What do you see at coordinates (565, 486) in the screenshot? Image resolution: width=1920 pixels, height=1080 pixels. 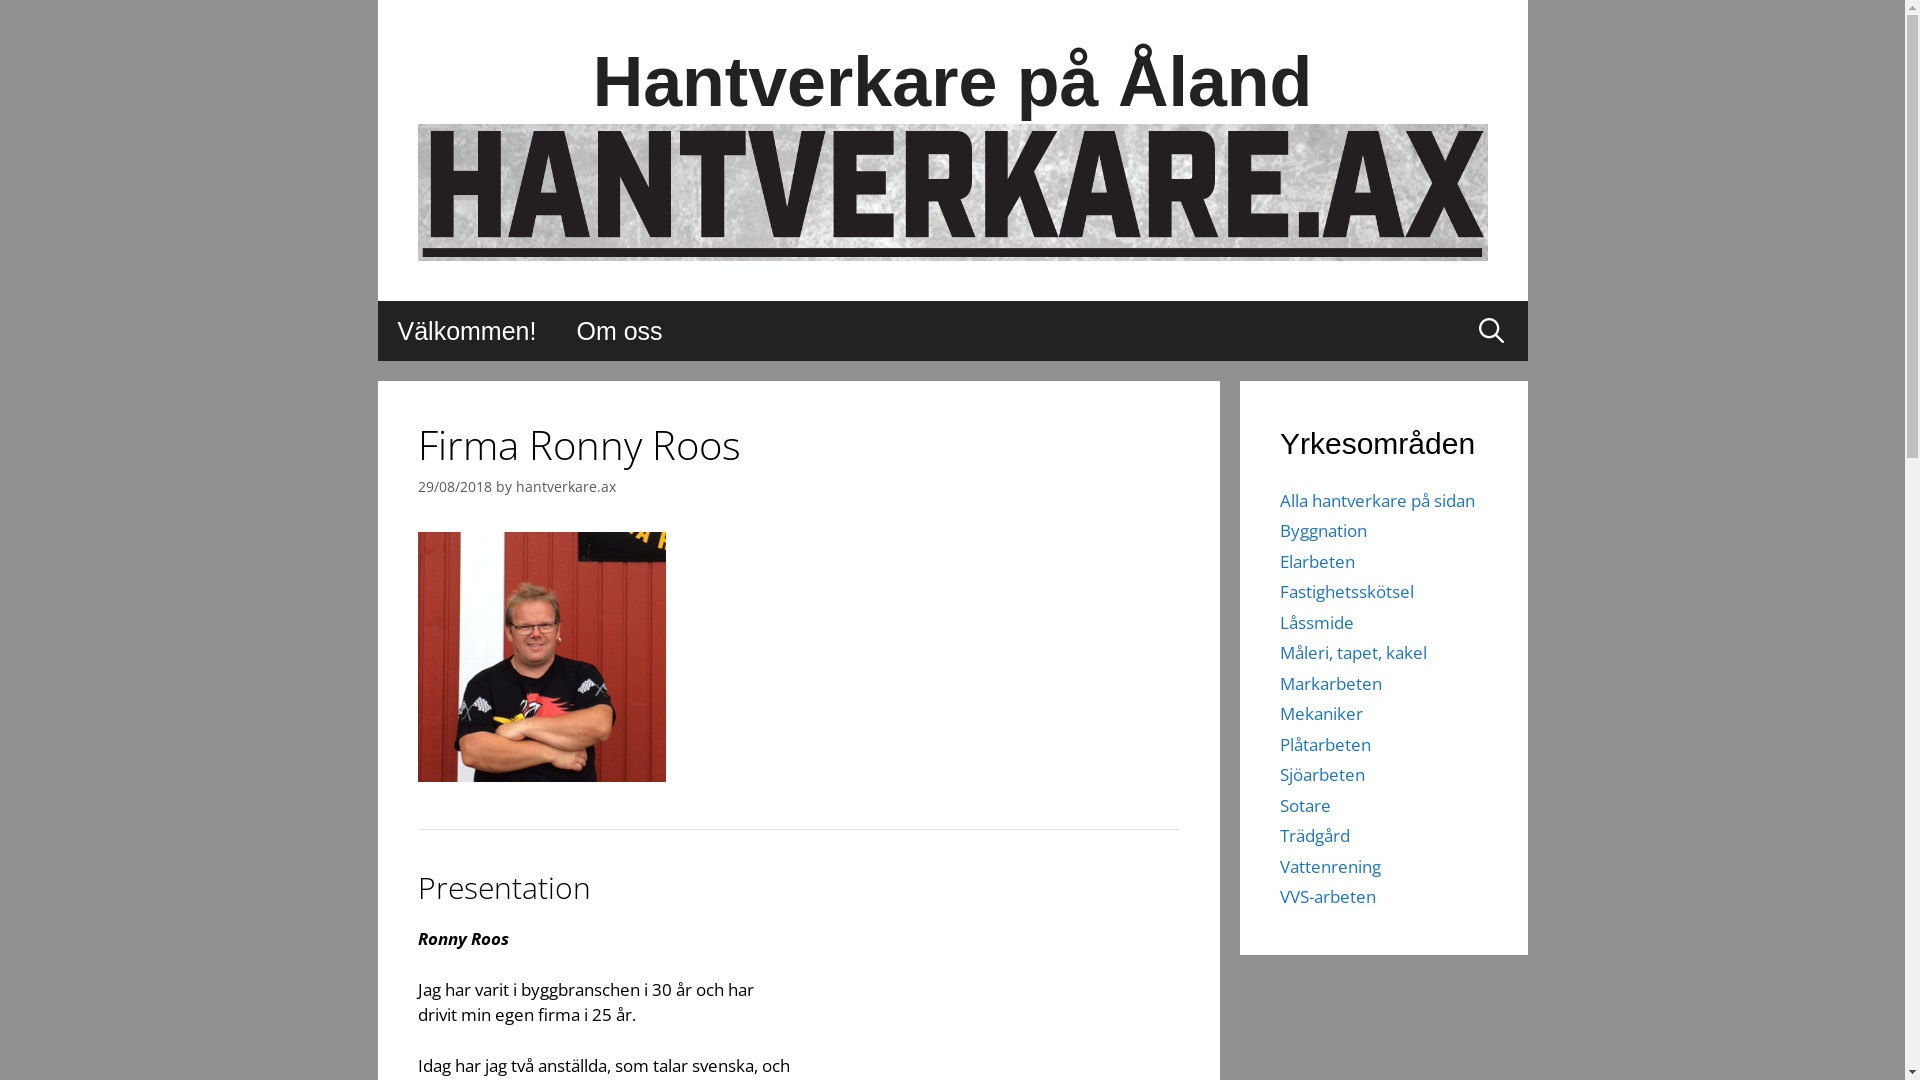 I see `'hantverkare.ax'` at bounding box center [565, 486].